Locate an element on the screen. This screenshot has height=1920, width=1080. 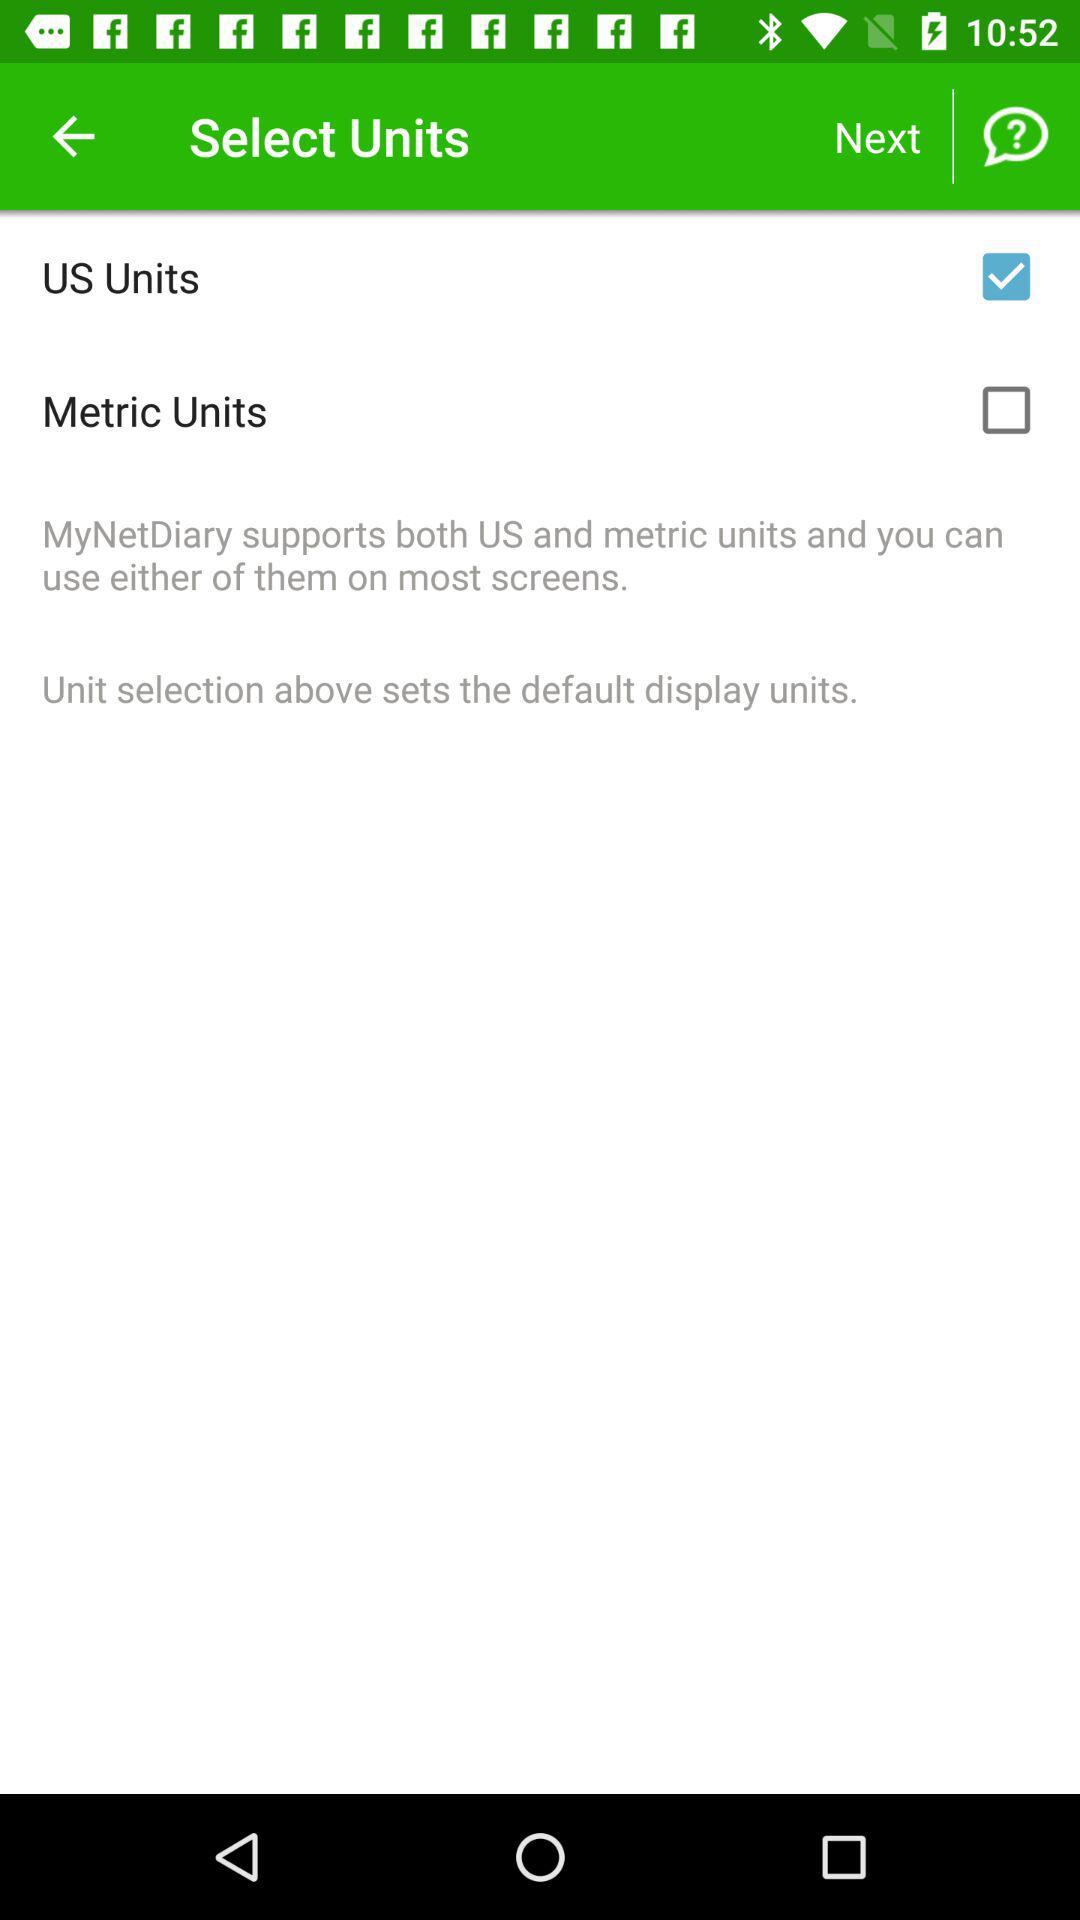
icon next to the select units is located at coordinates (72, 135).